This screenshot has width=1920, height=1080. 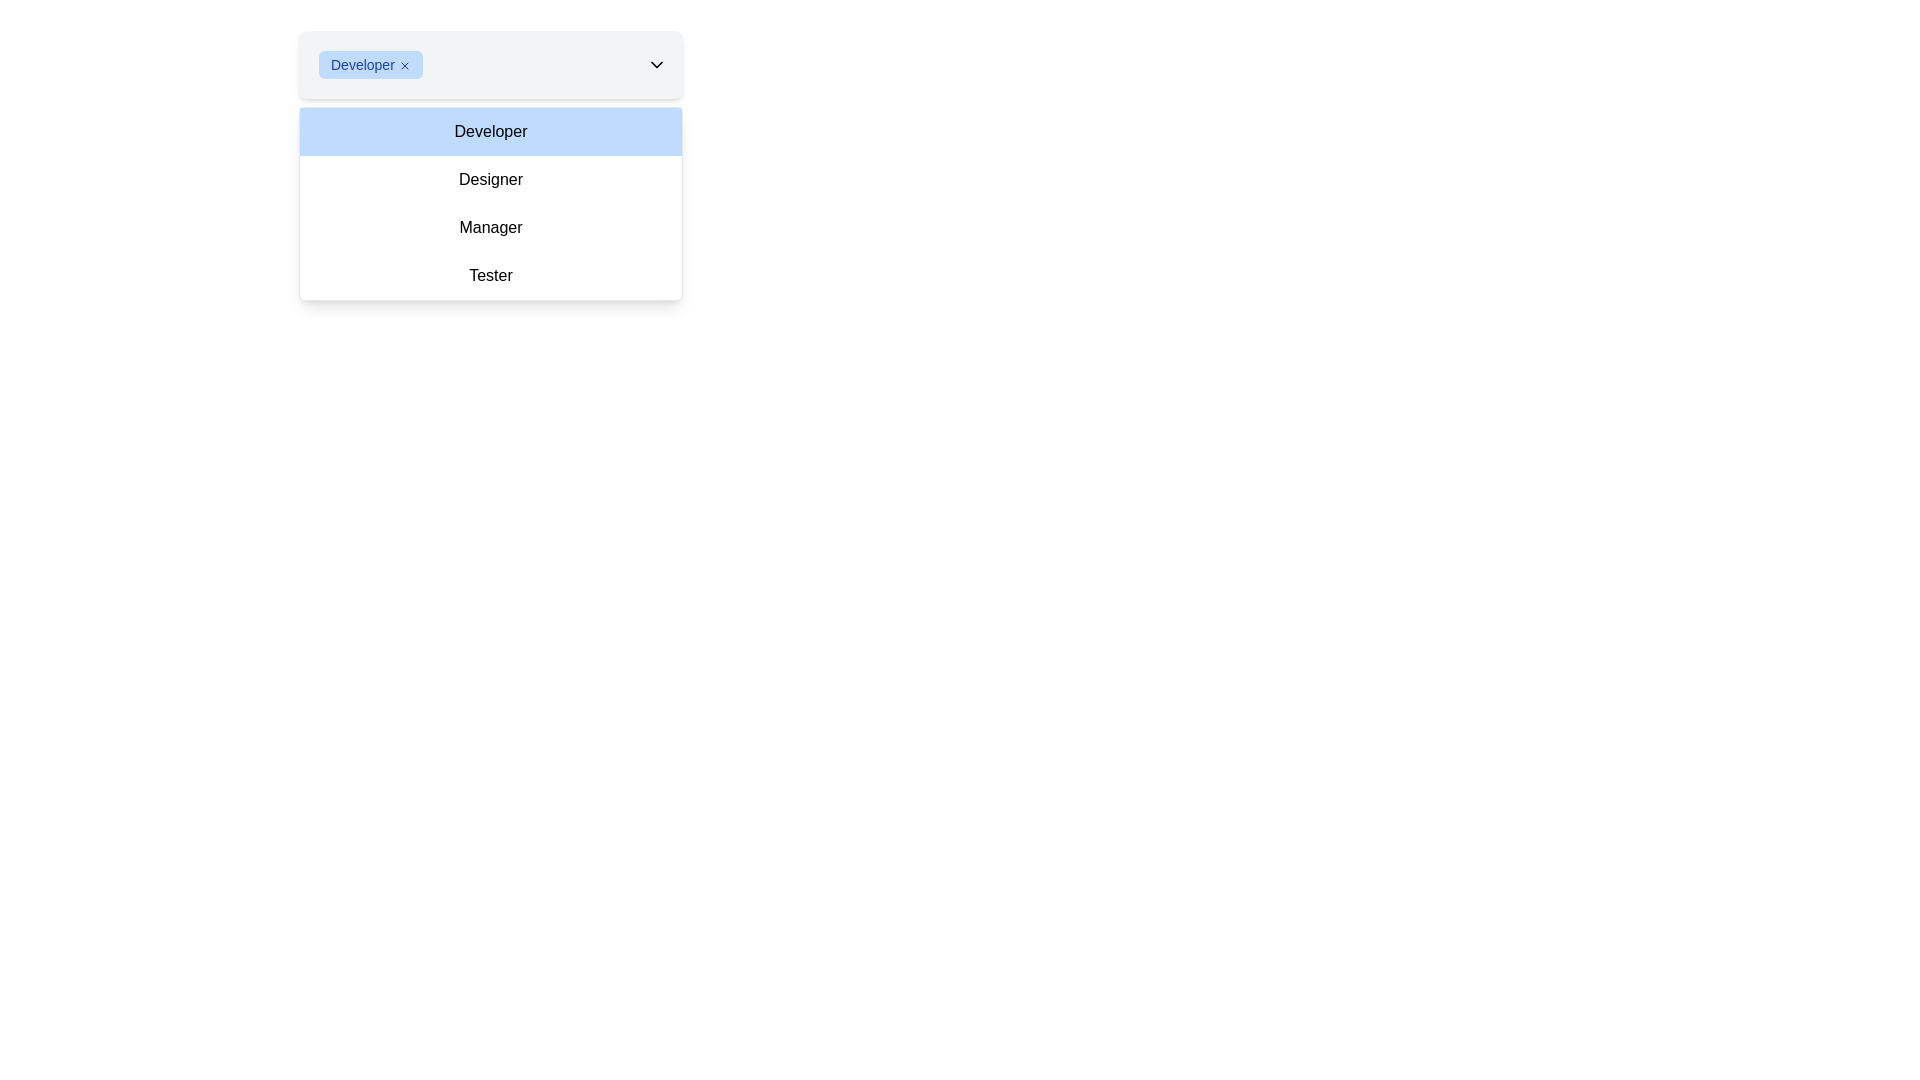 What do you see at coordinates (490, 164) in the screenshot?
I see `the dropdown list item labeled 'Developer'` at bounding box center [490, 164].